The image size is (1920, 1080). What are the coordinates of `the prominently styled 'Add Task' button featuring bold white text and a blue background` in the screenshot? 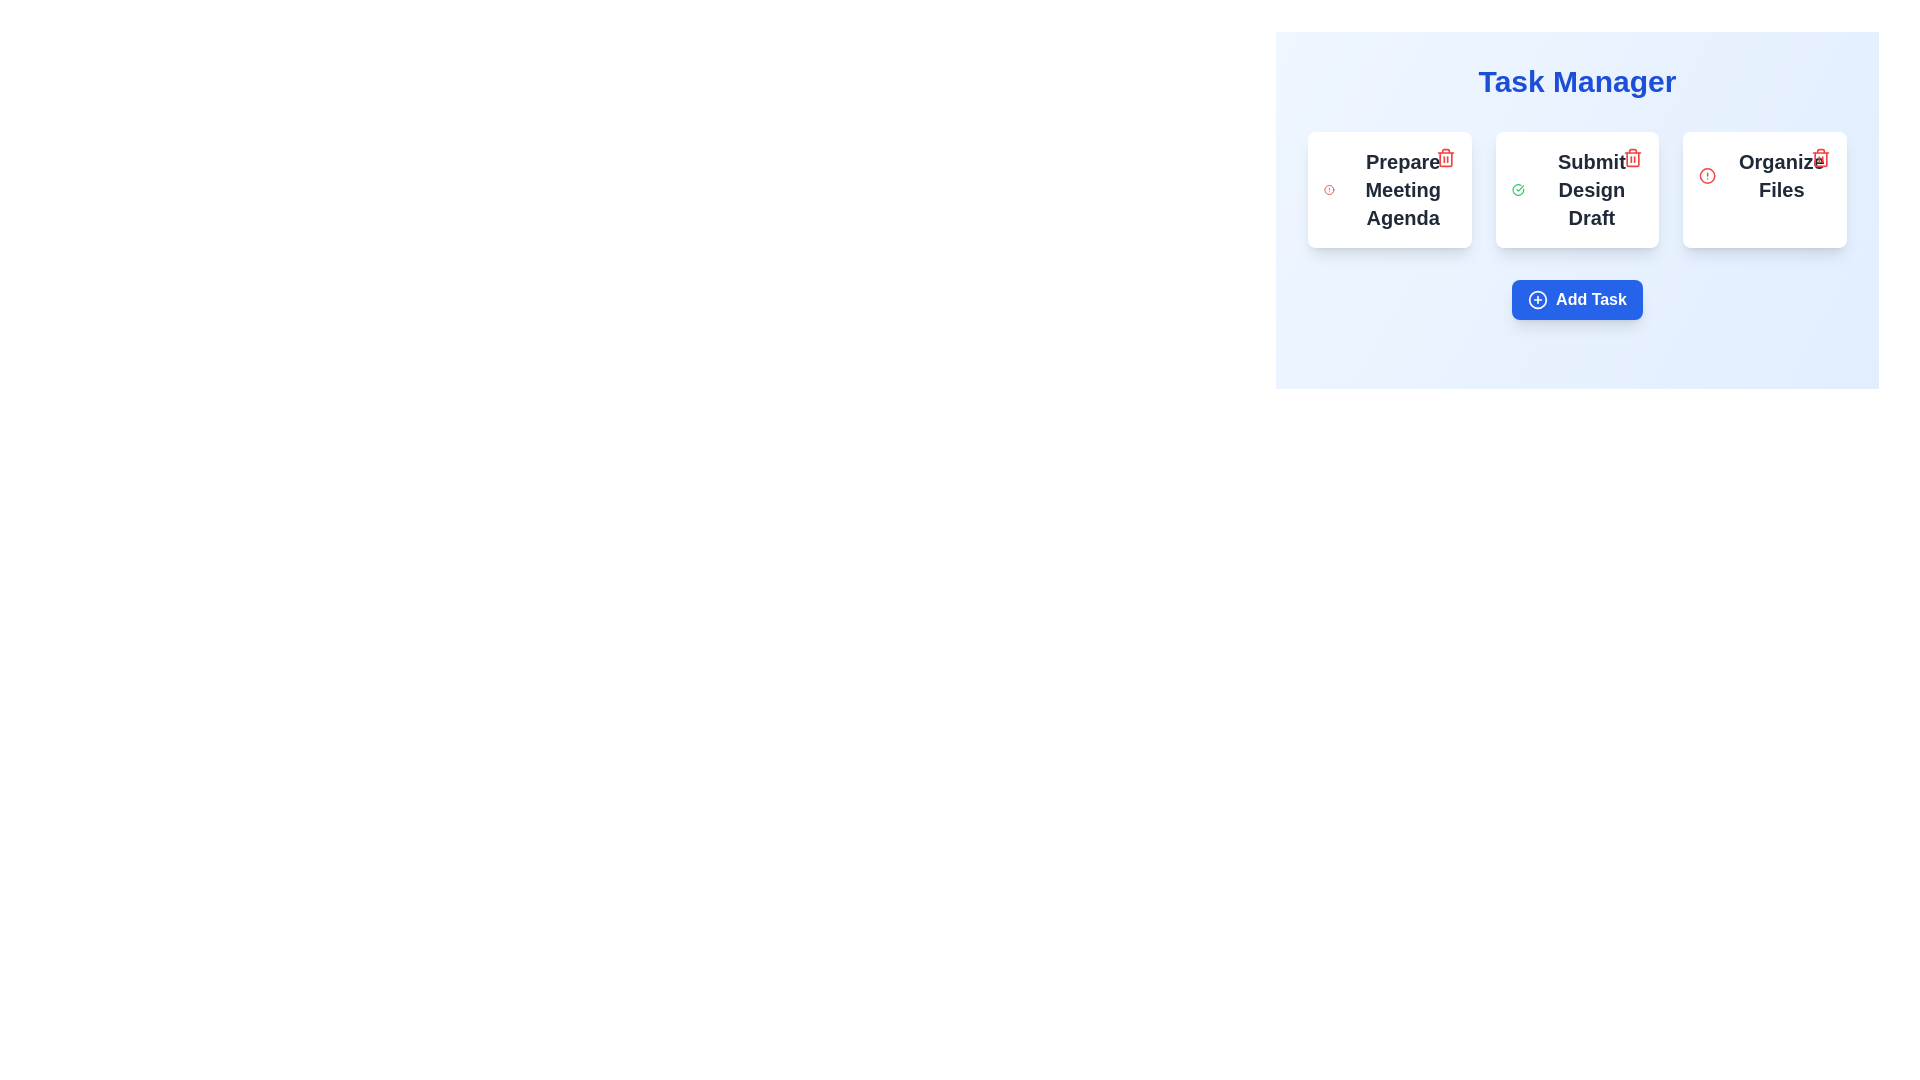 It's located at (1576, 300).